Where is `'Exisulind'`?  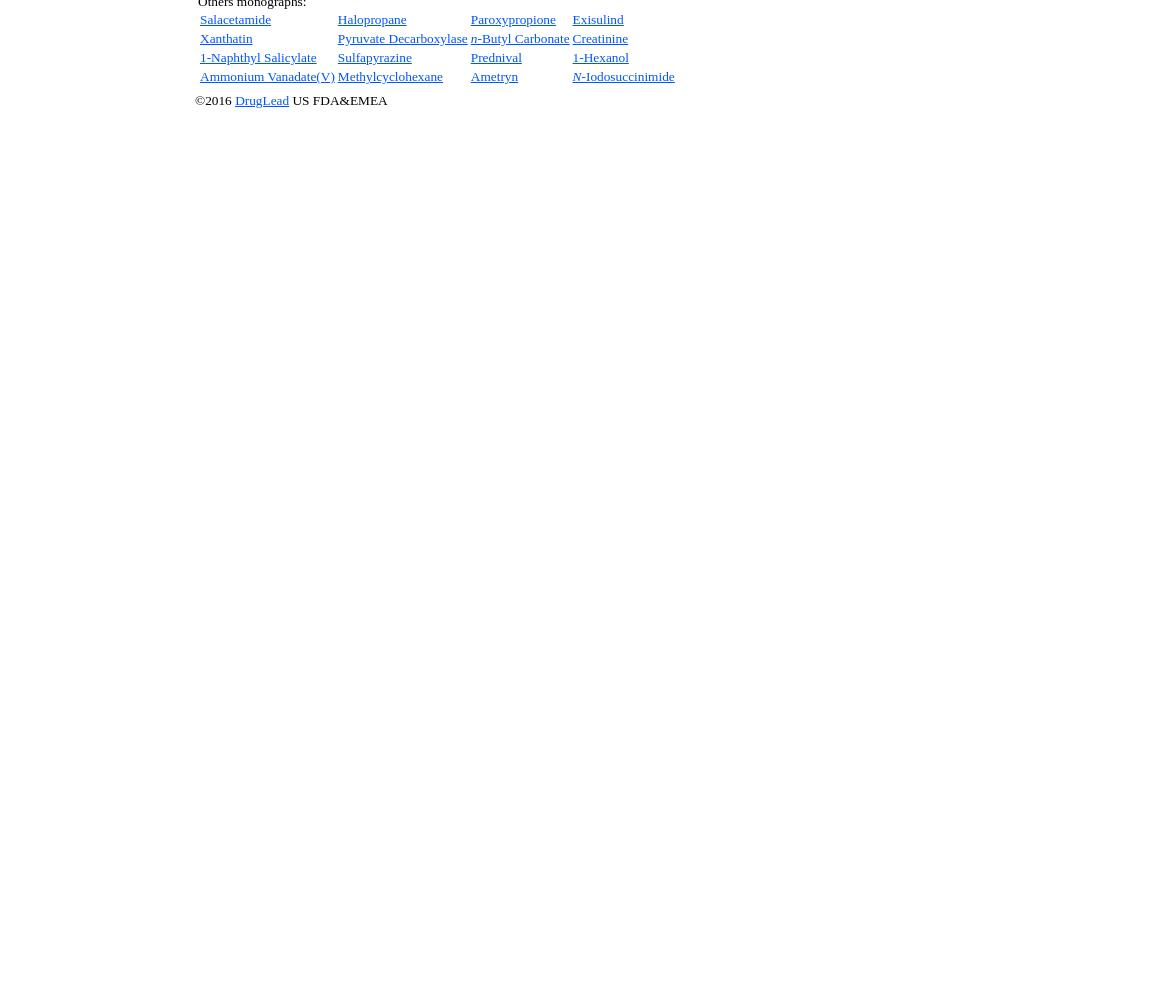
'Exisulind' is located at coordinates (572, 19).